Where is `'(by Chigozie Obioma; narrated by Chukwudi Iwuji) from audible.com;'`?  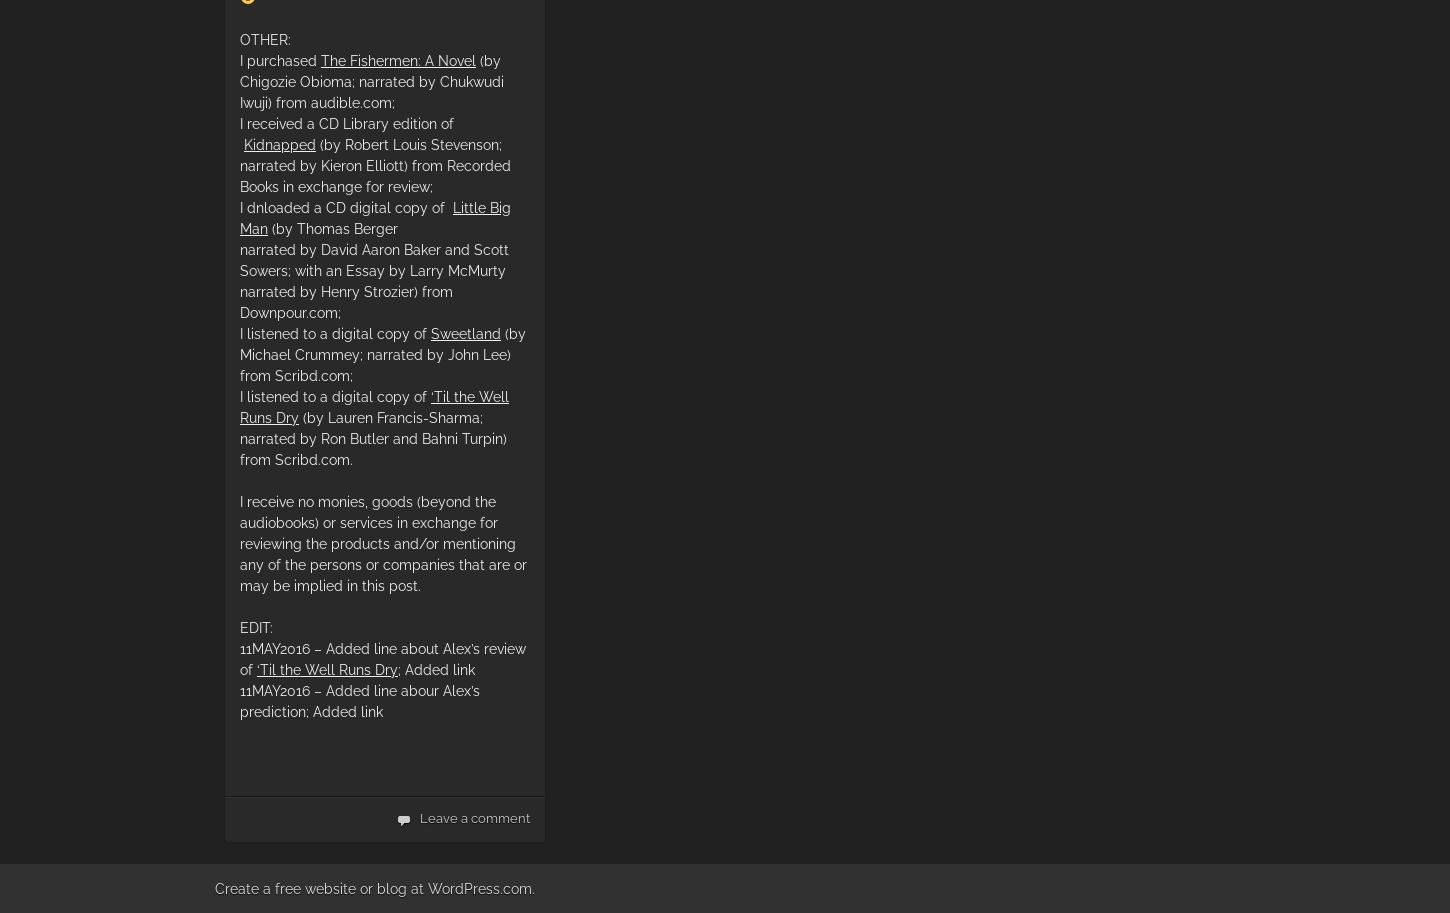
'(by Chigozie Obioma; narrated by Chukwudi Iwuji) from audible.com;' is located at coordinates (238, 80).